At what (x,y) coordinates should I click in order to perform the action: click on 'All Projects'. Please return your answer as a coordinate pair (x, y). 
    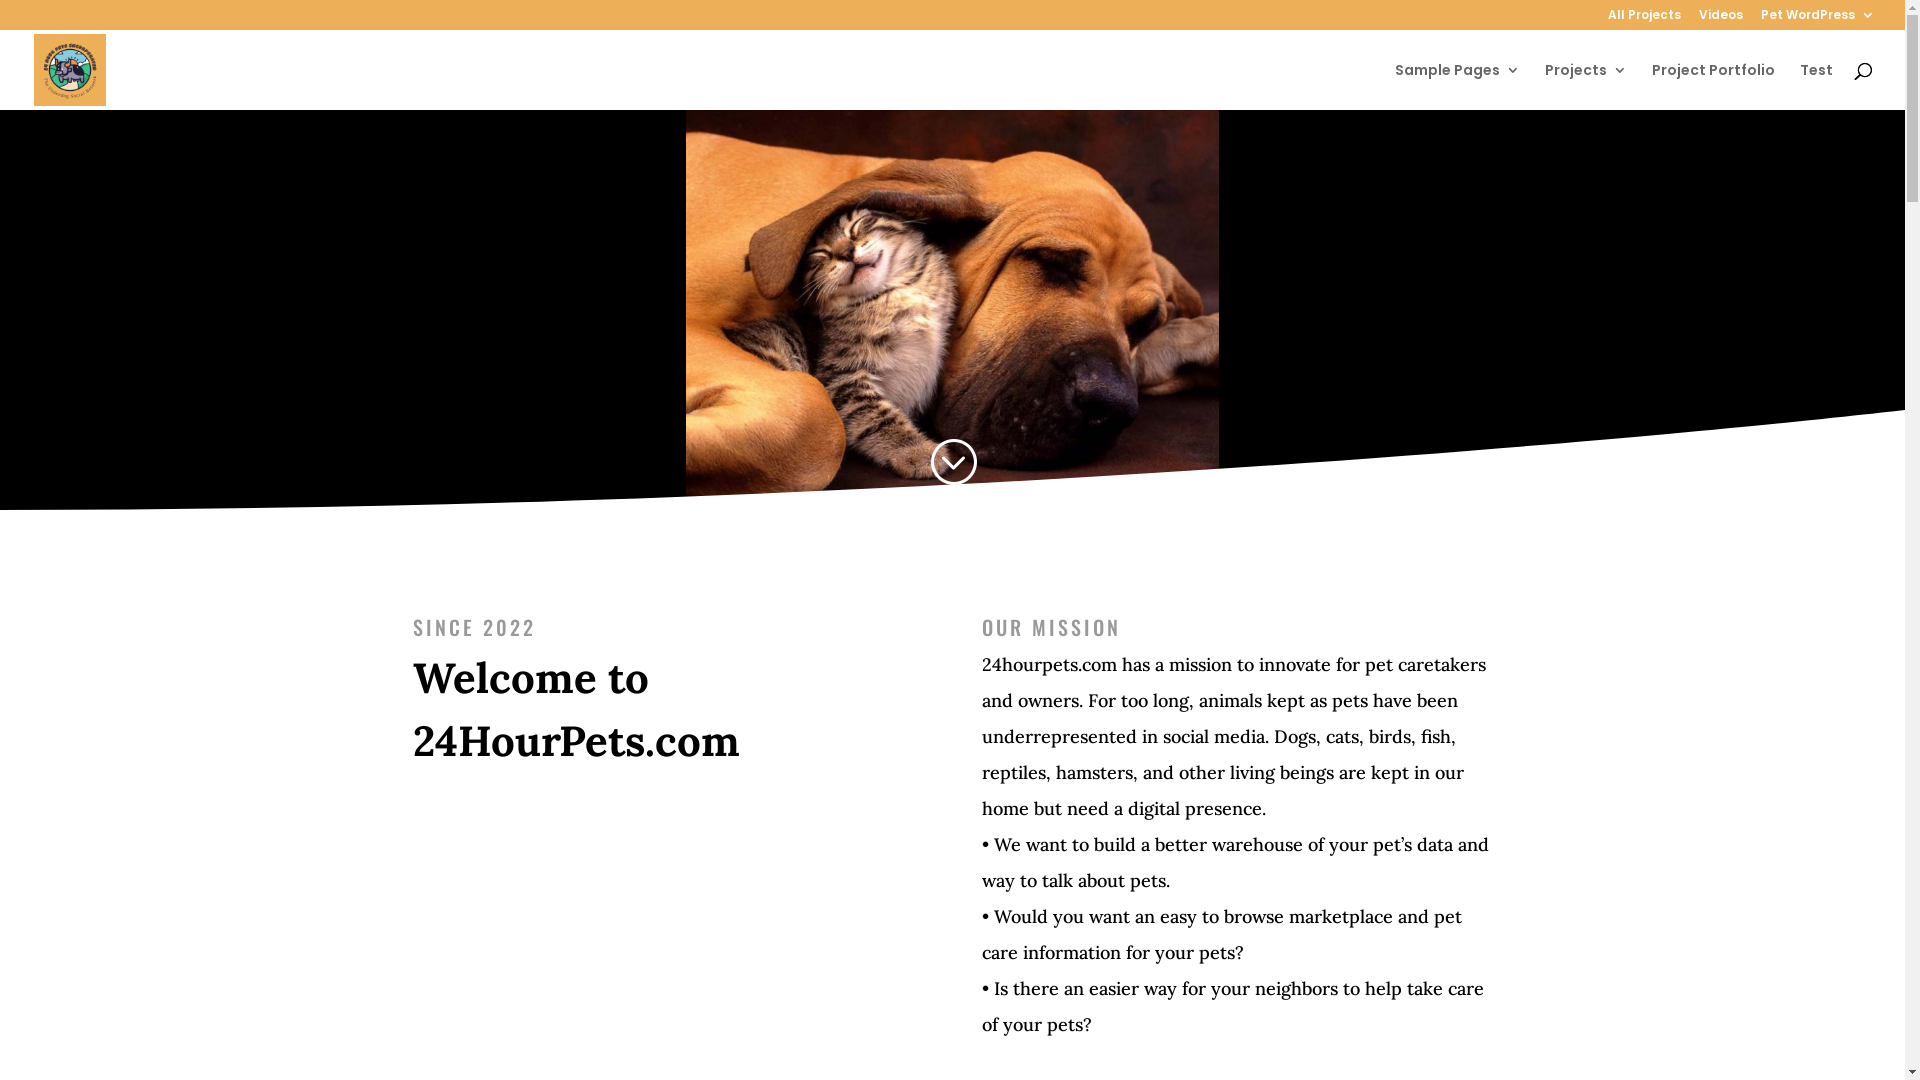
    Looking at the image, I should click on (1644, 19).